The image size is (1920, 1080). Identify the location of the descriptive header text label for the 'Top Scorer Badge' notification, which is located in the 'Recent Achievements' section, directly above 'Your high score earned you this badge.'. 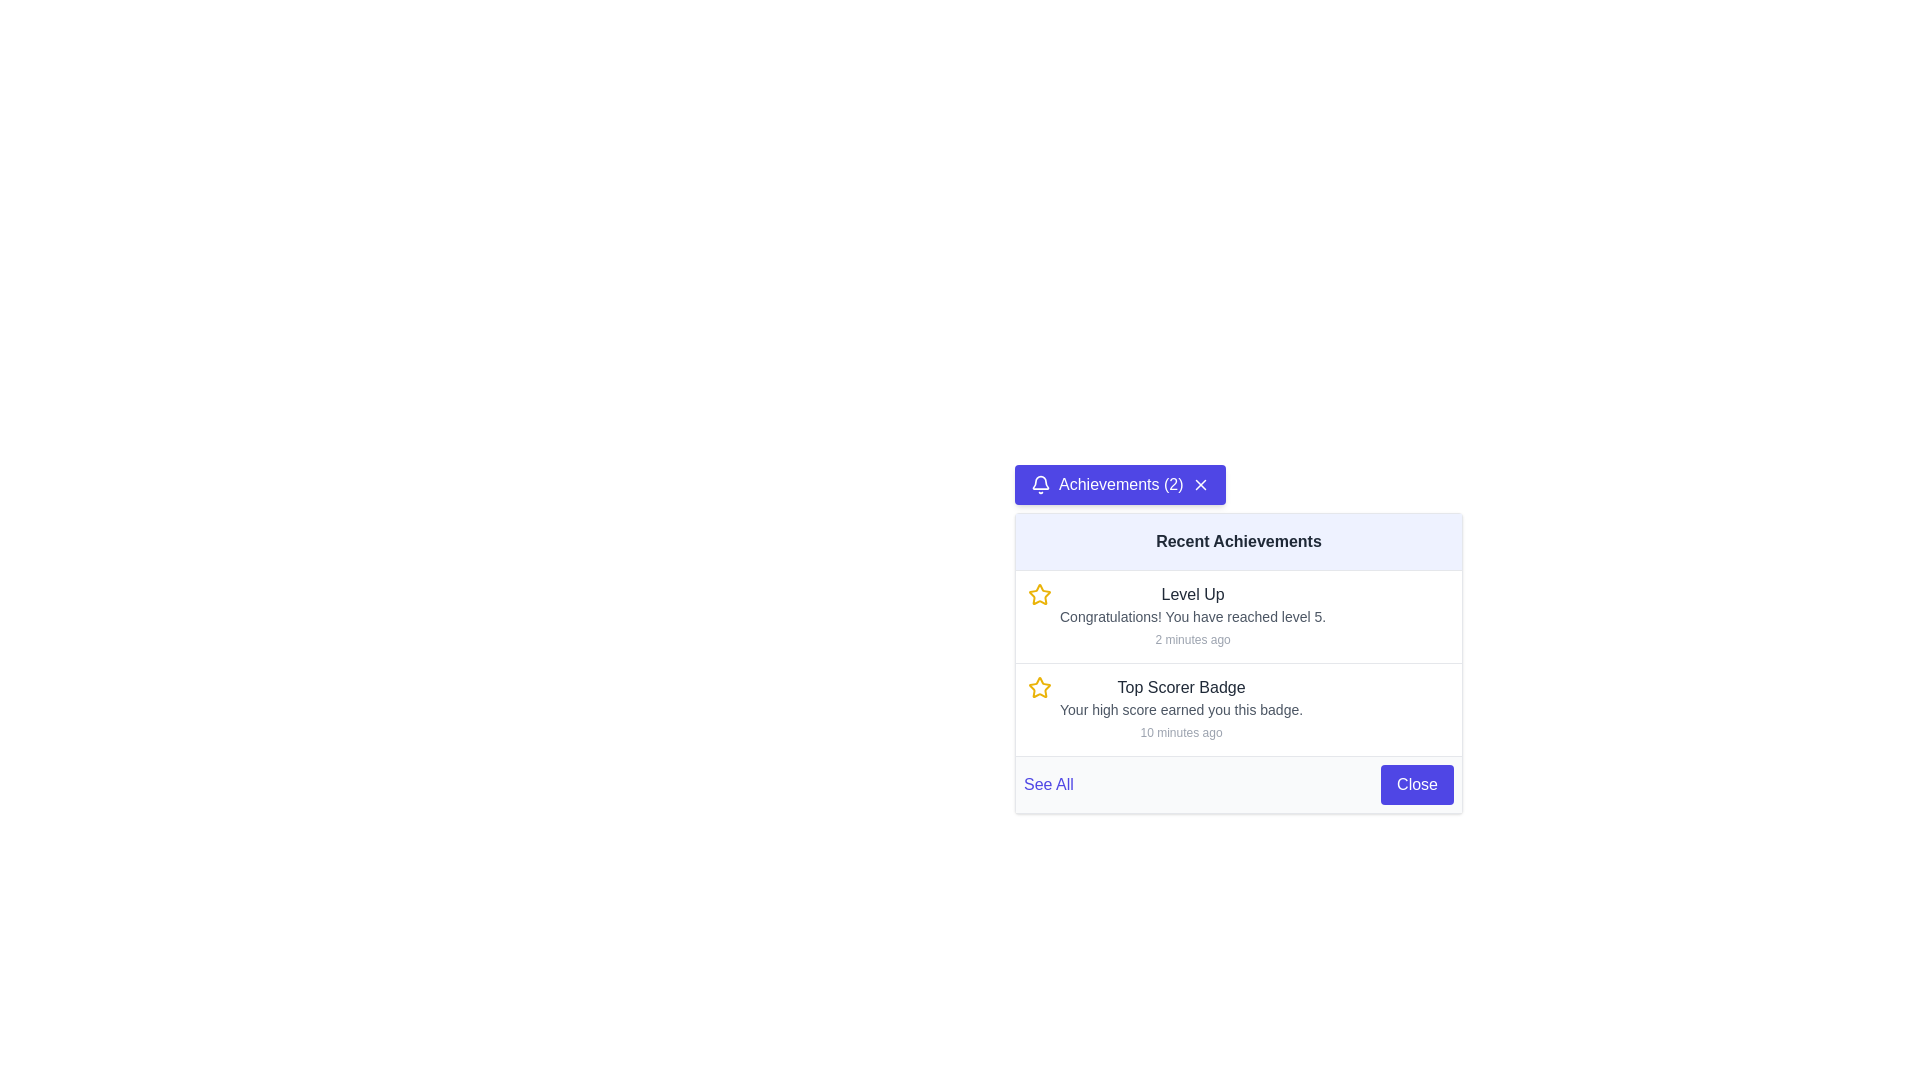
(1181, 686).